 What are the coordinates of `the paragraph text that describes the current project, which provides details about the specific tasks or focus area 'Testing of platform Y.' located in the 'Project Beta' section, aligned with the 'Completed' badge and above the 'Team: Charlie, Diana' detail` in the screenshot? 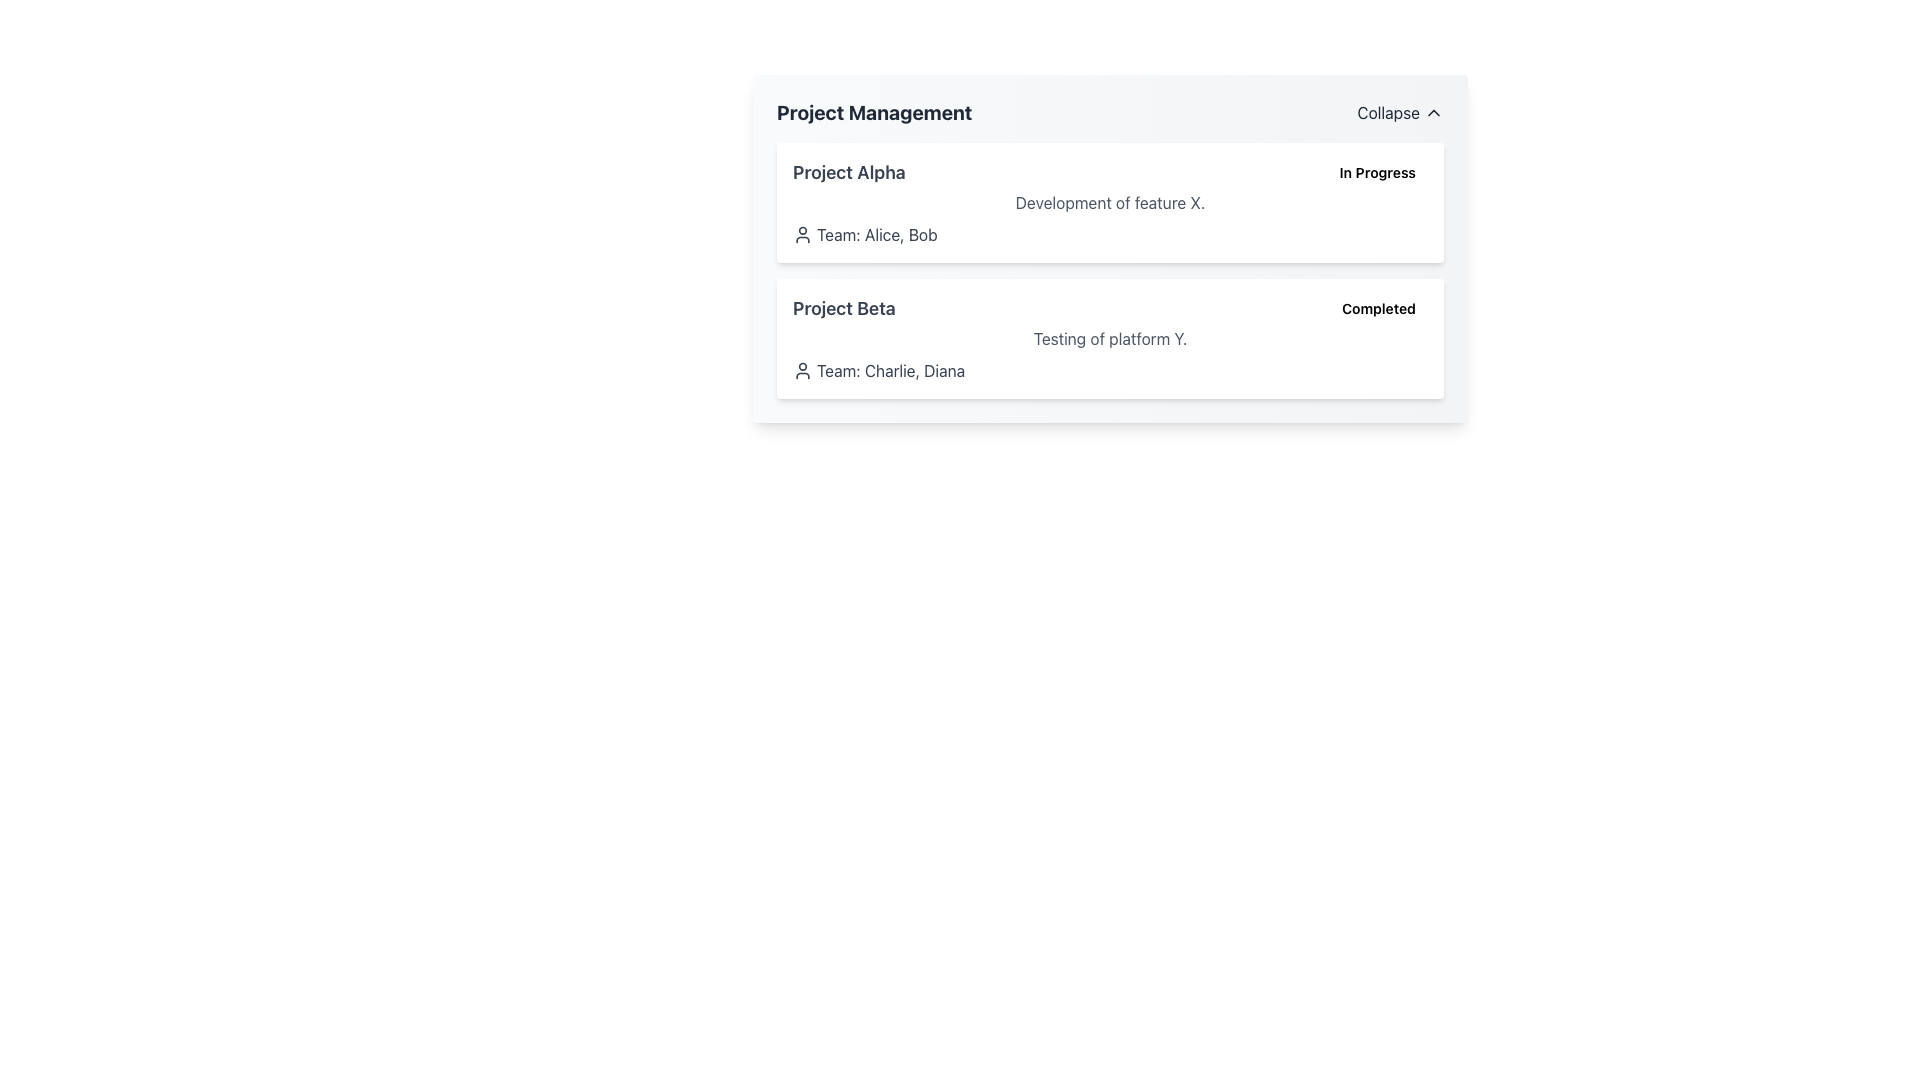 It's located at (1109, 338).